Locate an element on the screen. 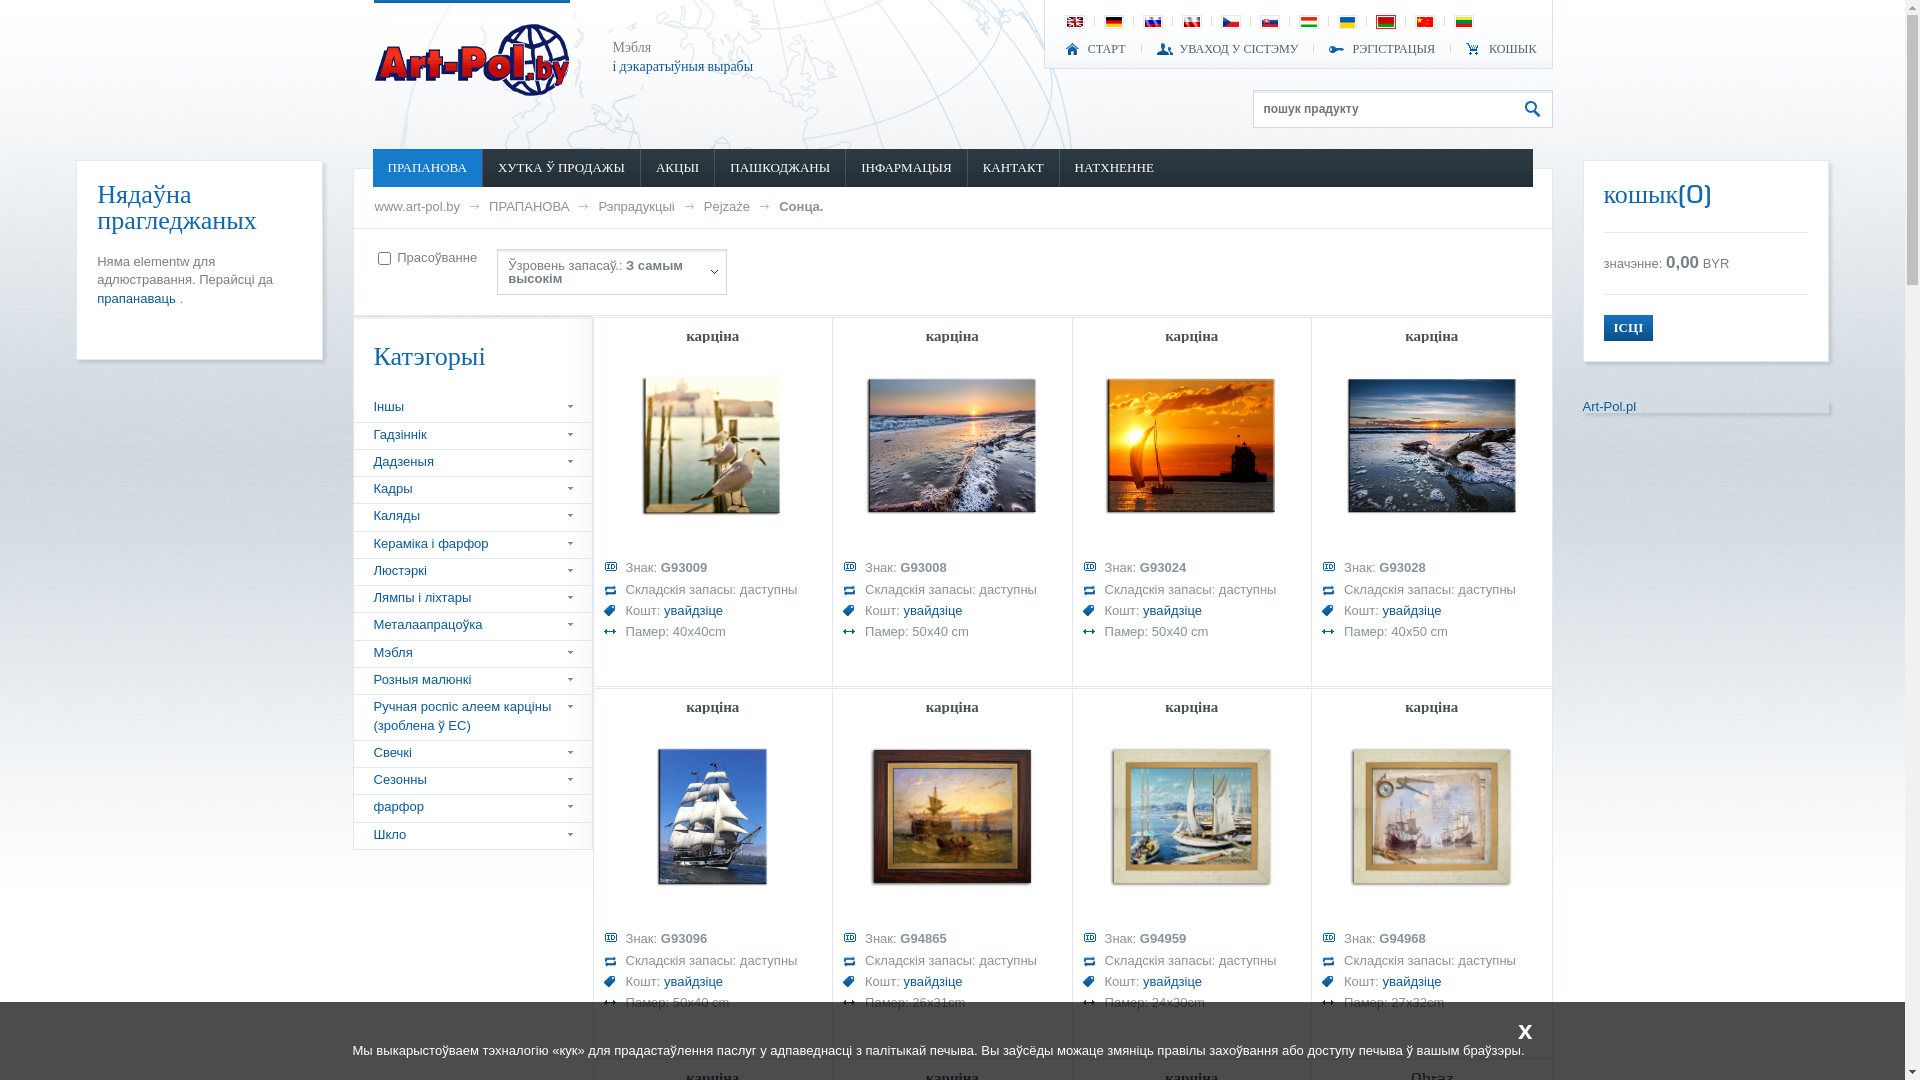 The height and width of the screenshot is (1080, 1920). 'sk' is located at coordinates (1261, 22).